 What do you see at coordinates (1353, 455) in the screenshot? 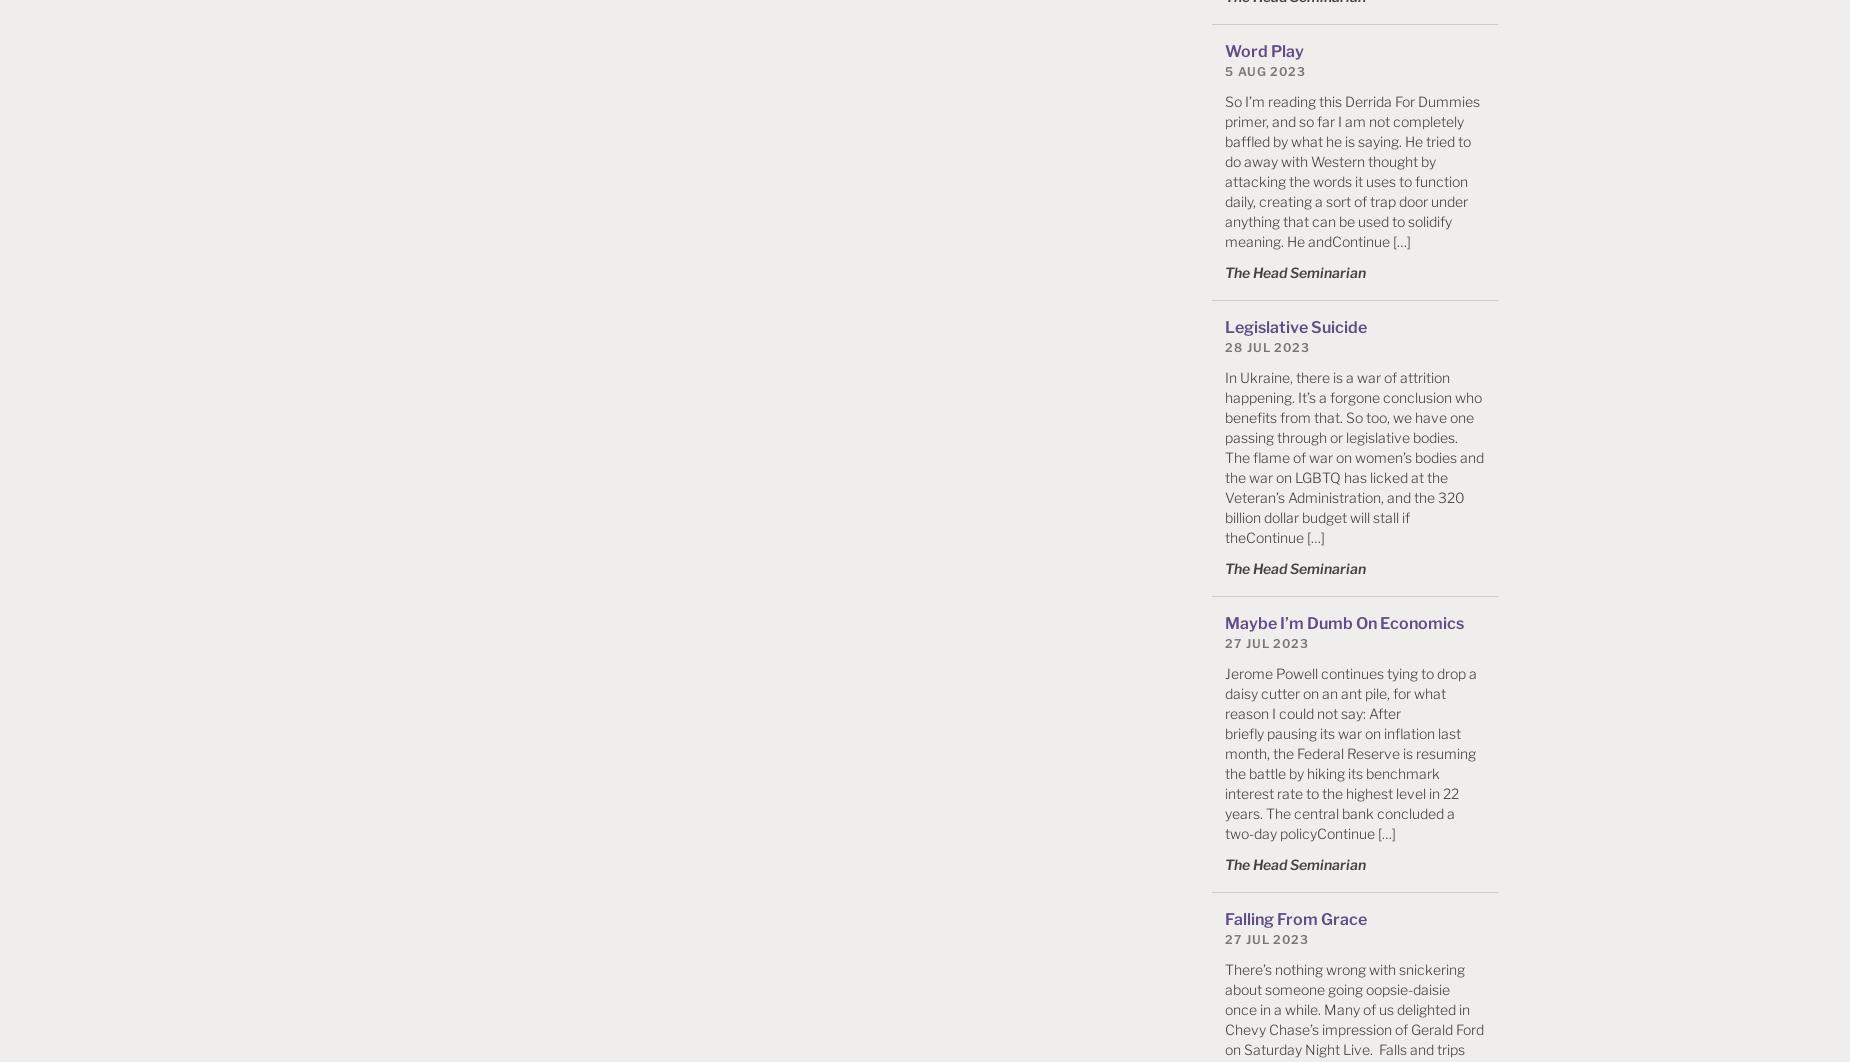
I see `'In Ukraine, there is a war of attrition happening. It’s a forgone conclusion who benefits from that. So too, we have one passing through or legislative bodies. The flame of war on women’s bodies and the war on LGBTQ has licked at the Veteran’s Administration, and the 320 billion dollar budget will stall if theContinue […]'` at bounding box center [1353, 455].